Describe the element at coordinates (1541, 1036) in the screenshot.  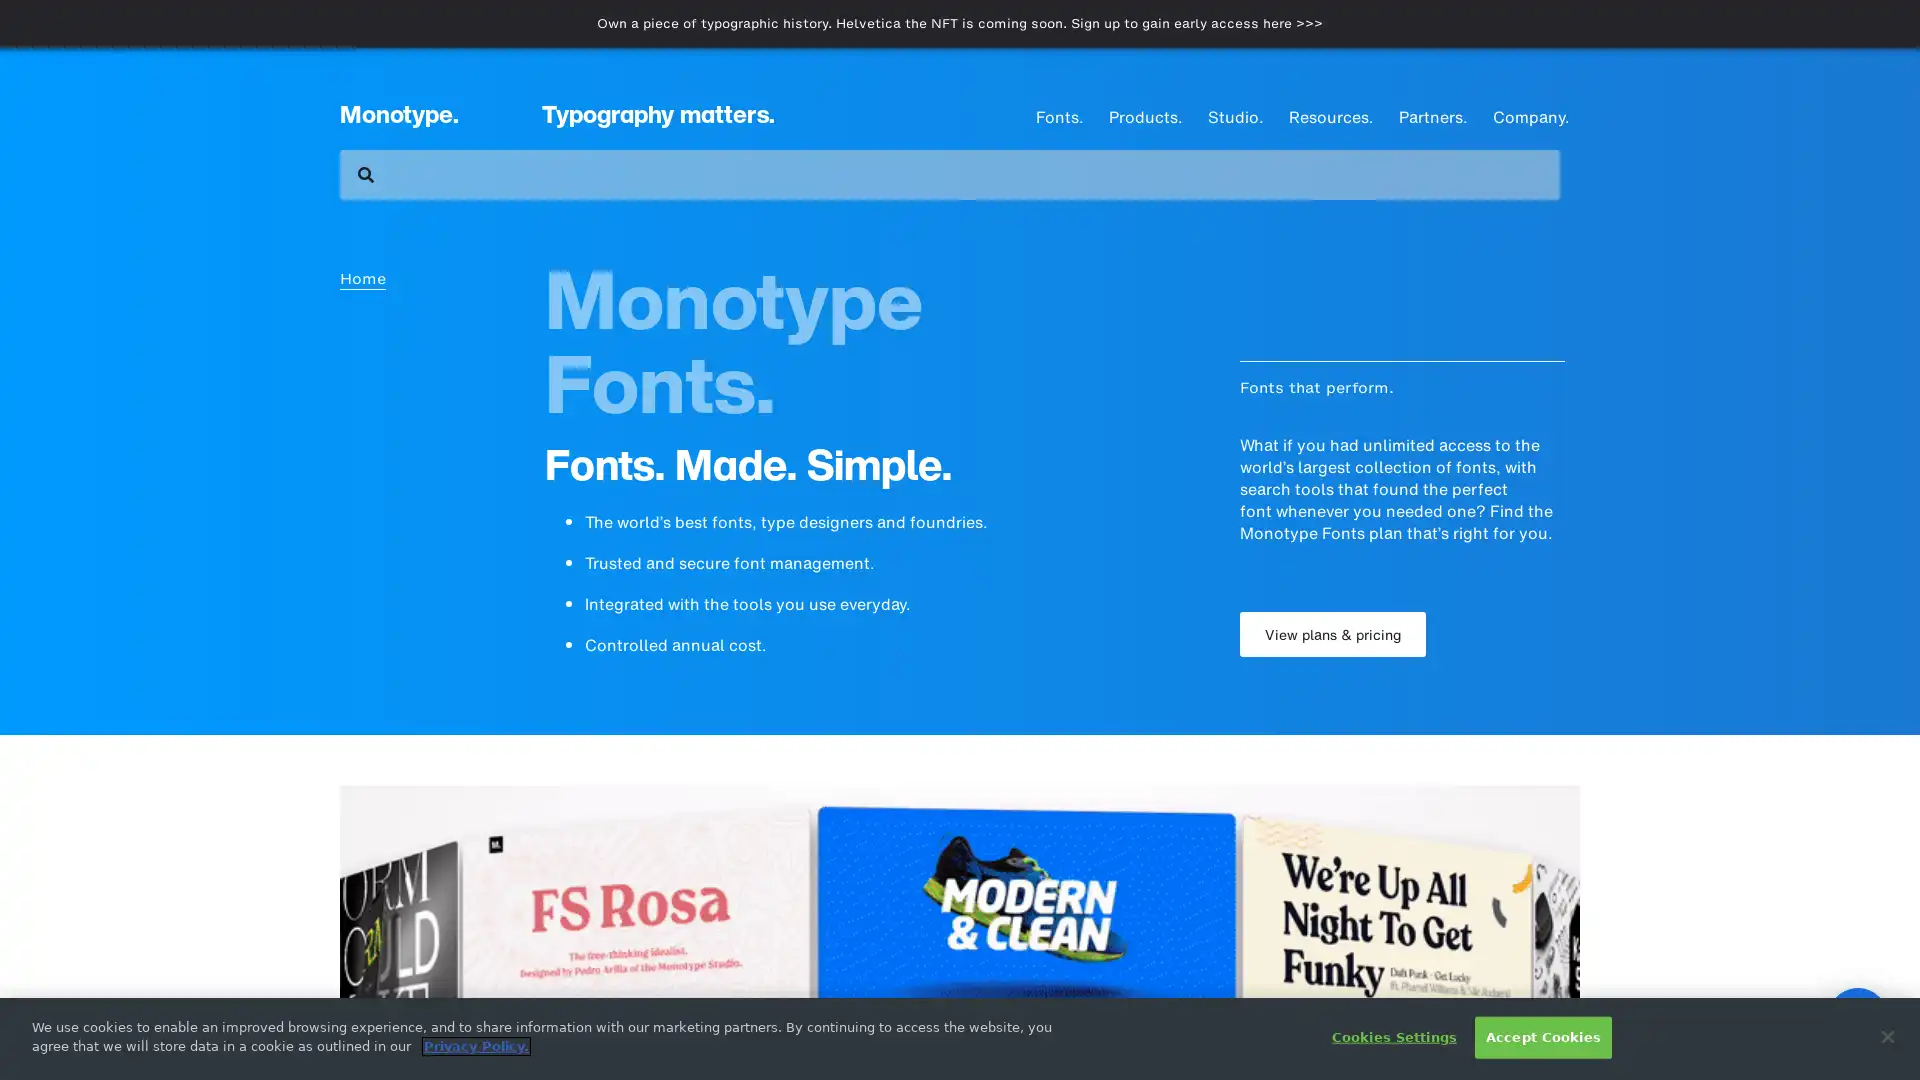
I see `Accept Cookies` at that location.